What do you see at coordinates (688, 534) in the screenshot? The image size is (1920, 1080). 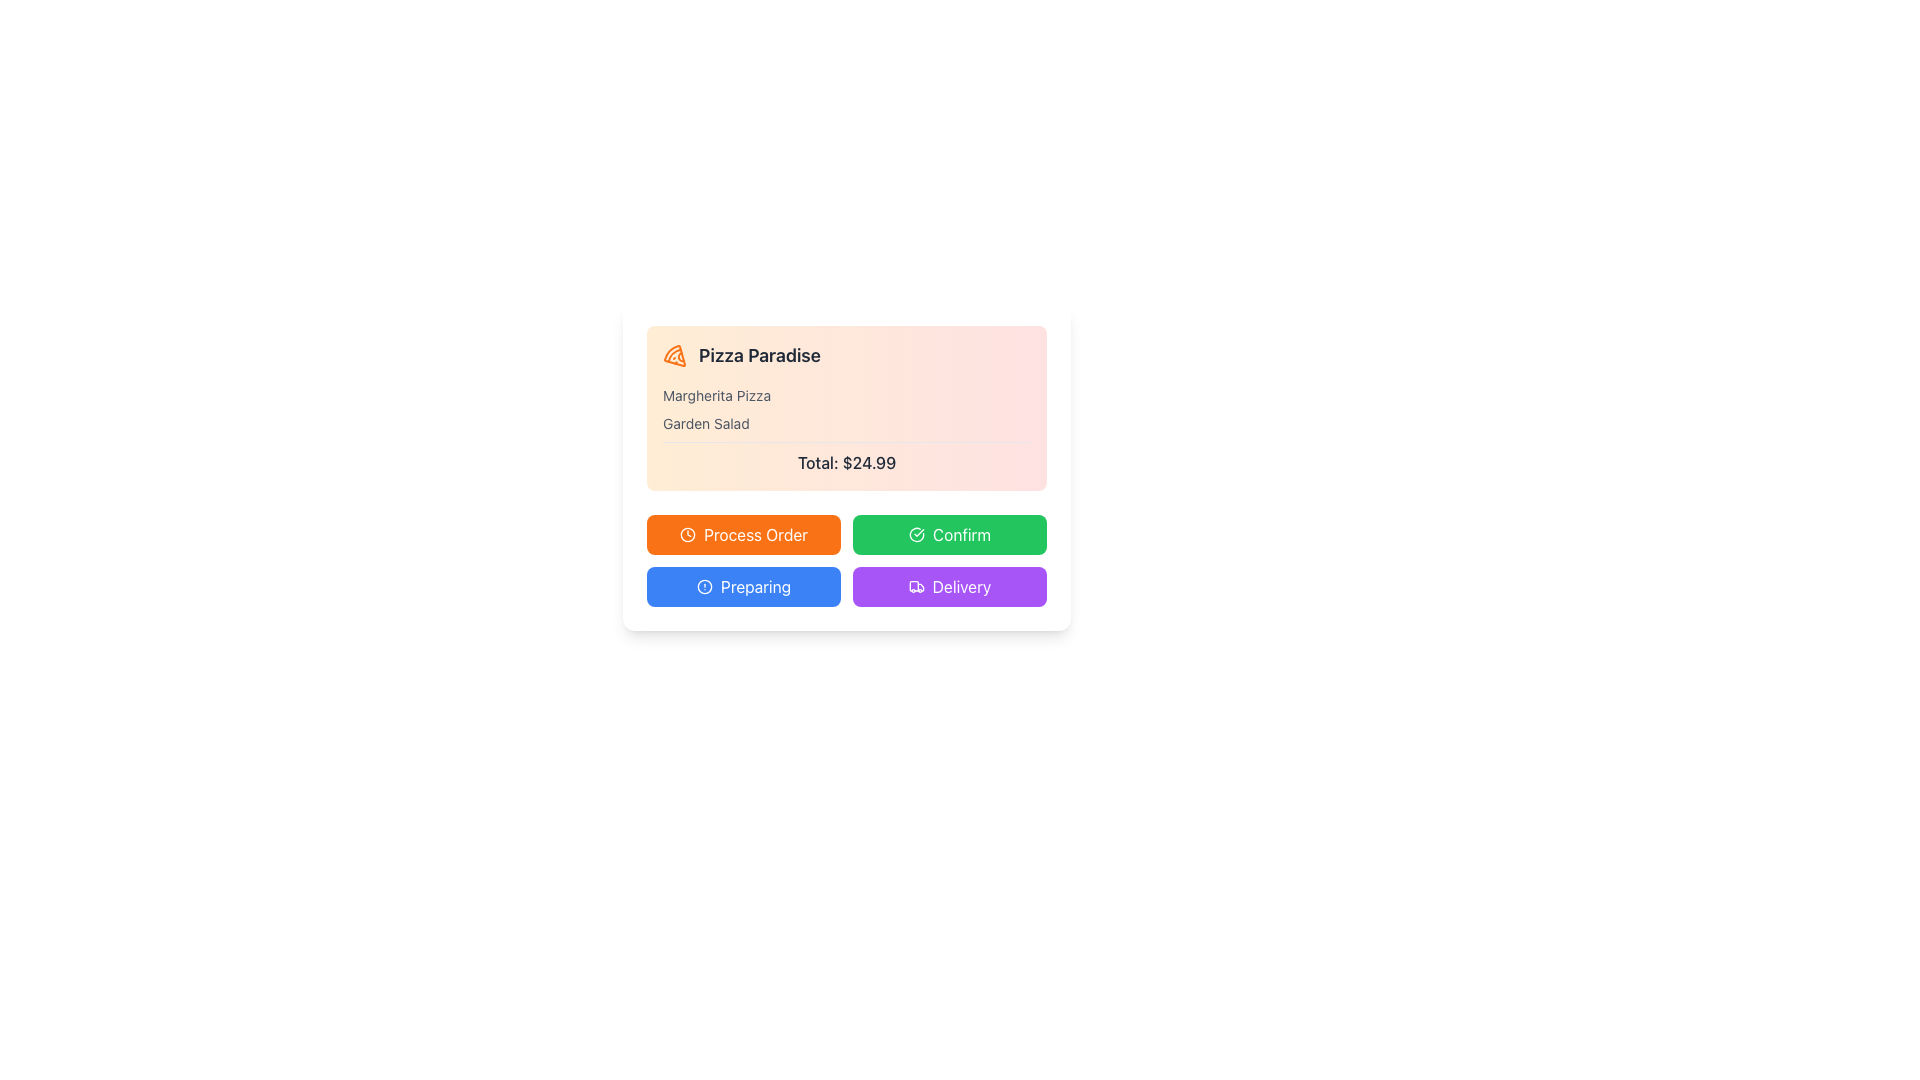 I see `the circular shape that forms part of the clock icon positioned to the left of the 'Pizza Paradise' text in the card interface` at bounding box center [688, 534].